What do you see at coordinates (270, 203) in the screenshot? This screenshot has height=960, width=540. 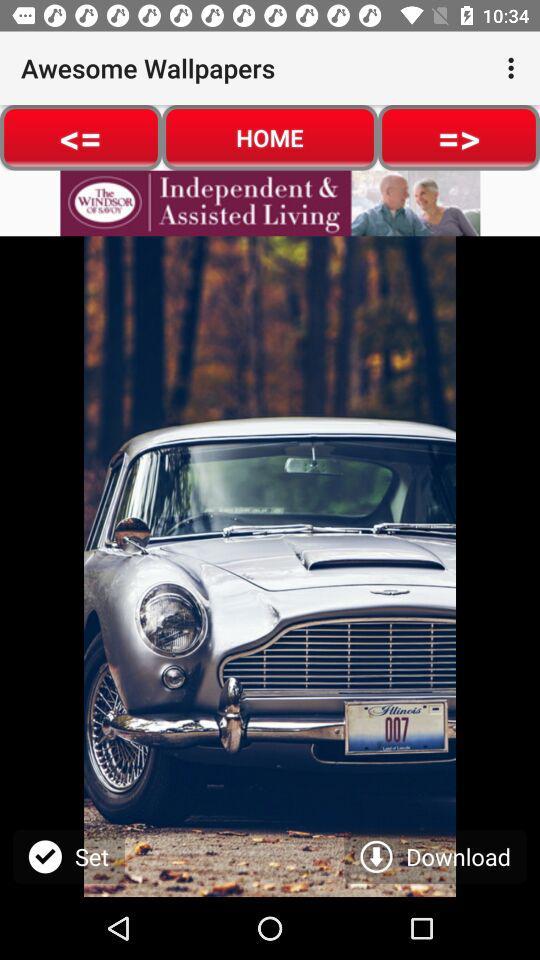 I see `independent` at bounding box center [270, 203].